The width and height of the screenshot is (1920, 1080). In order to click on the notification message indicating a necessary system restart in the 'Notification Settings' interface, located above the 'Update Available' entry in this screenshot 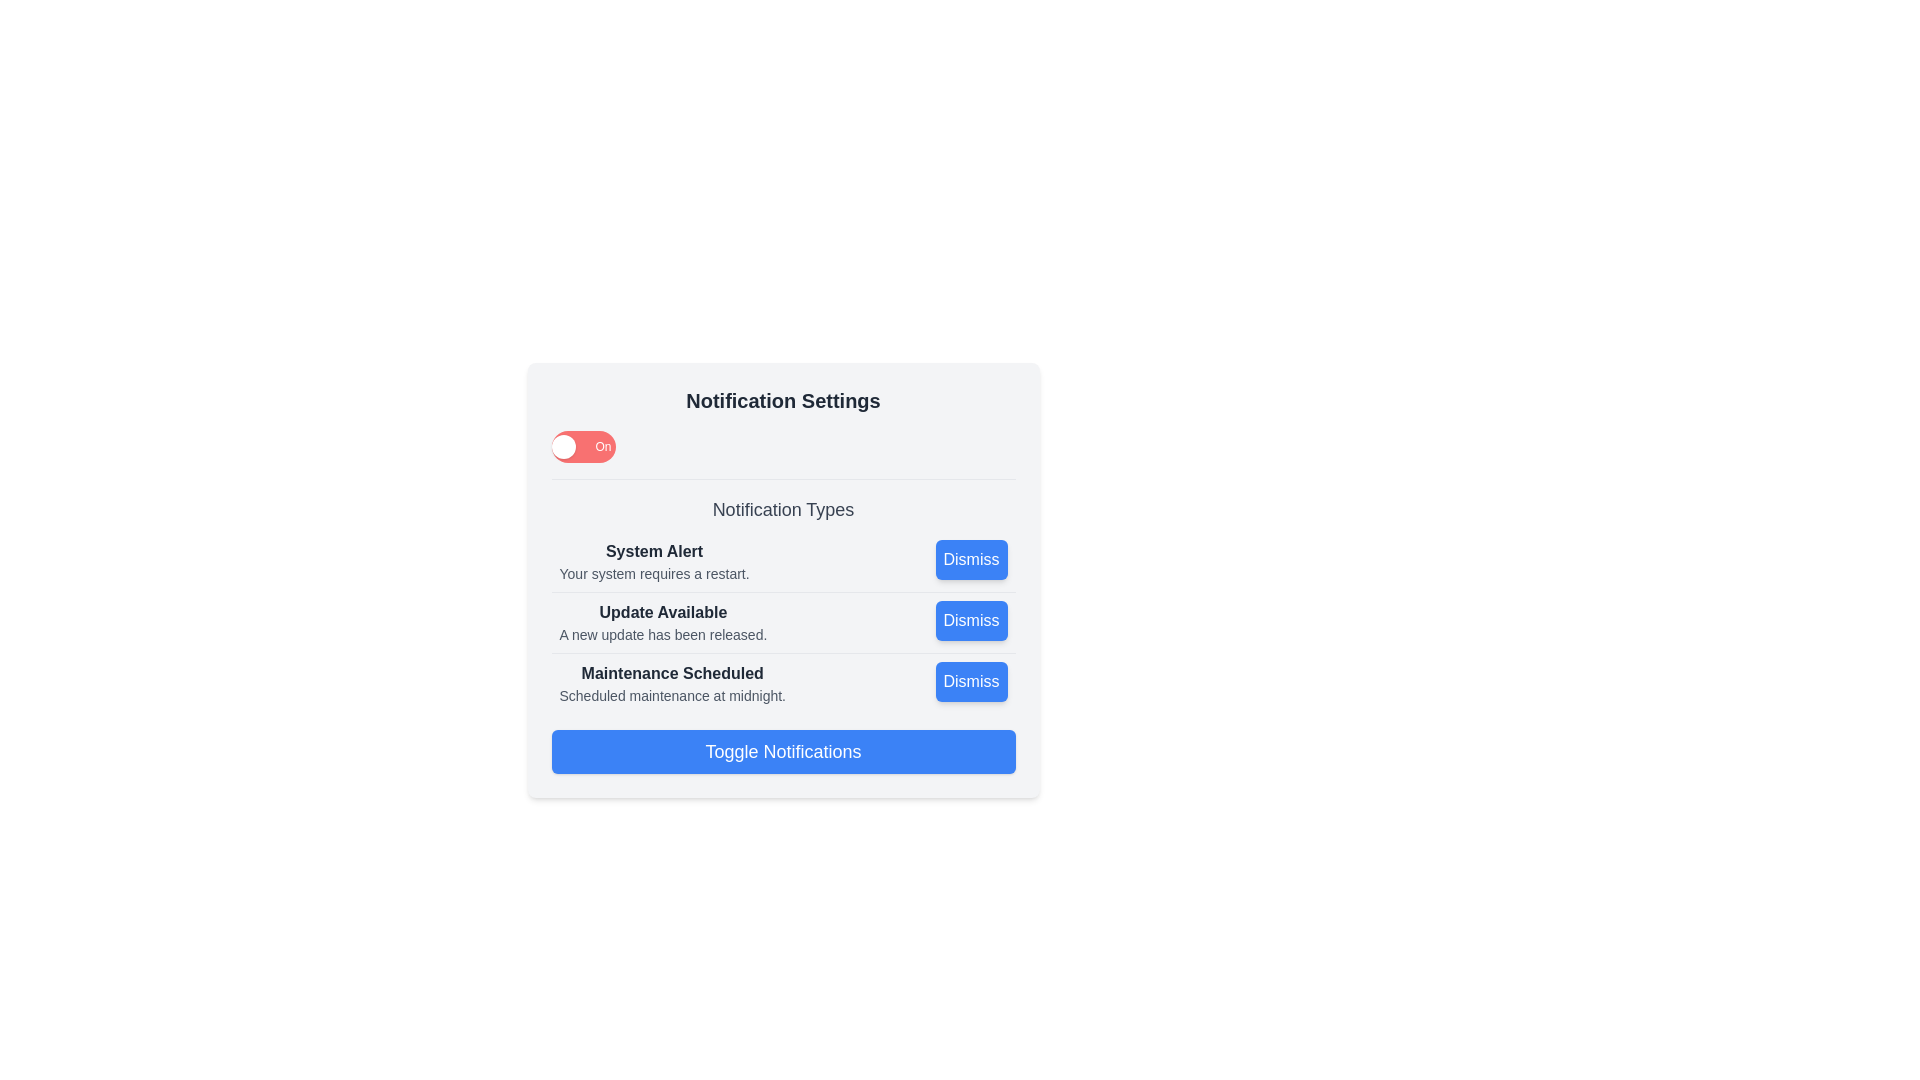, I will do `click(654, 562)`.